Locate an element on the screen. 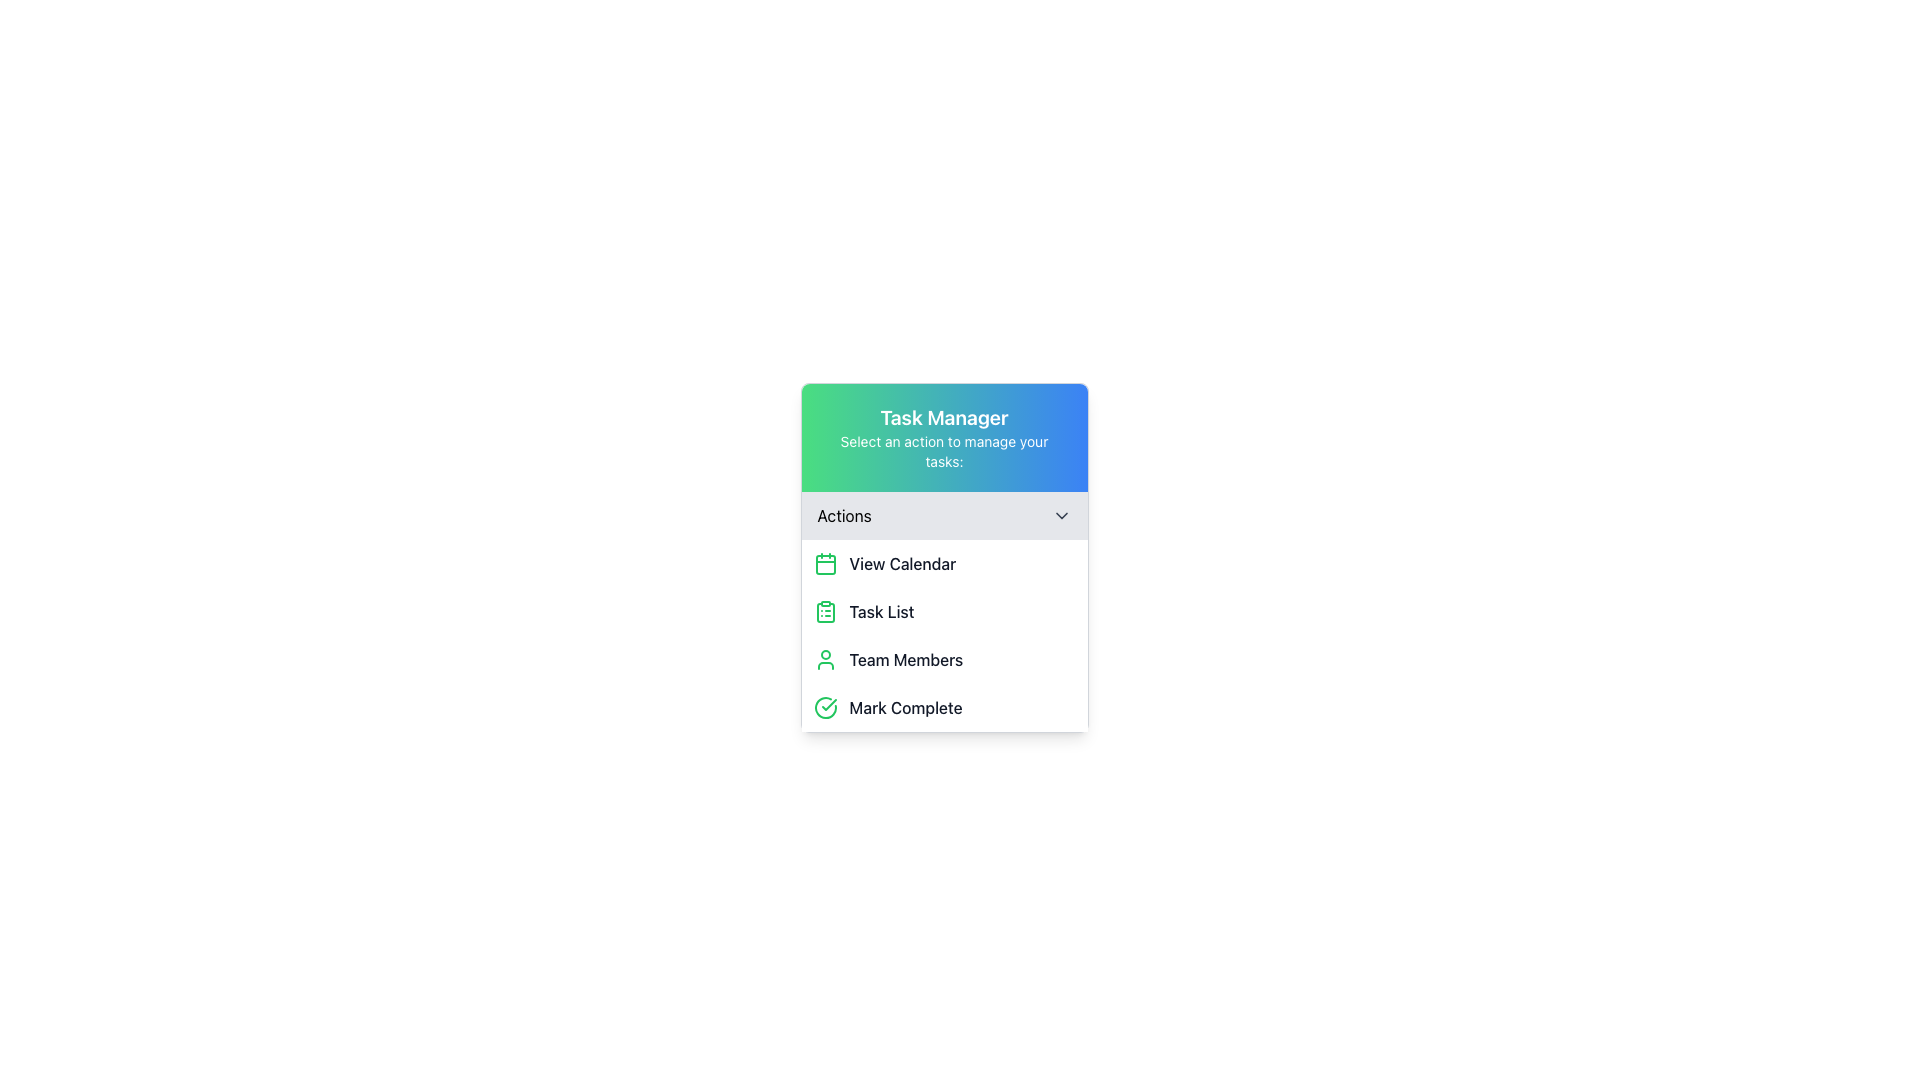  the SVG segment of the 'Task List' icon, which is located to the left of the 'Task List' text in the second item of the action list under the 'Actions' section is located at coordinates (825, 612).